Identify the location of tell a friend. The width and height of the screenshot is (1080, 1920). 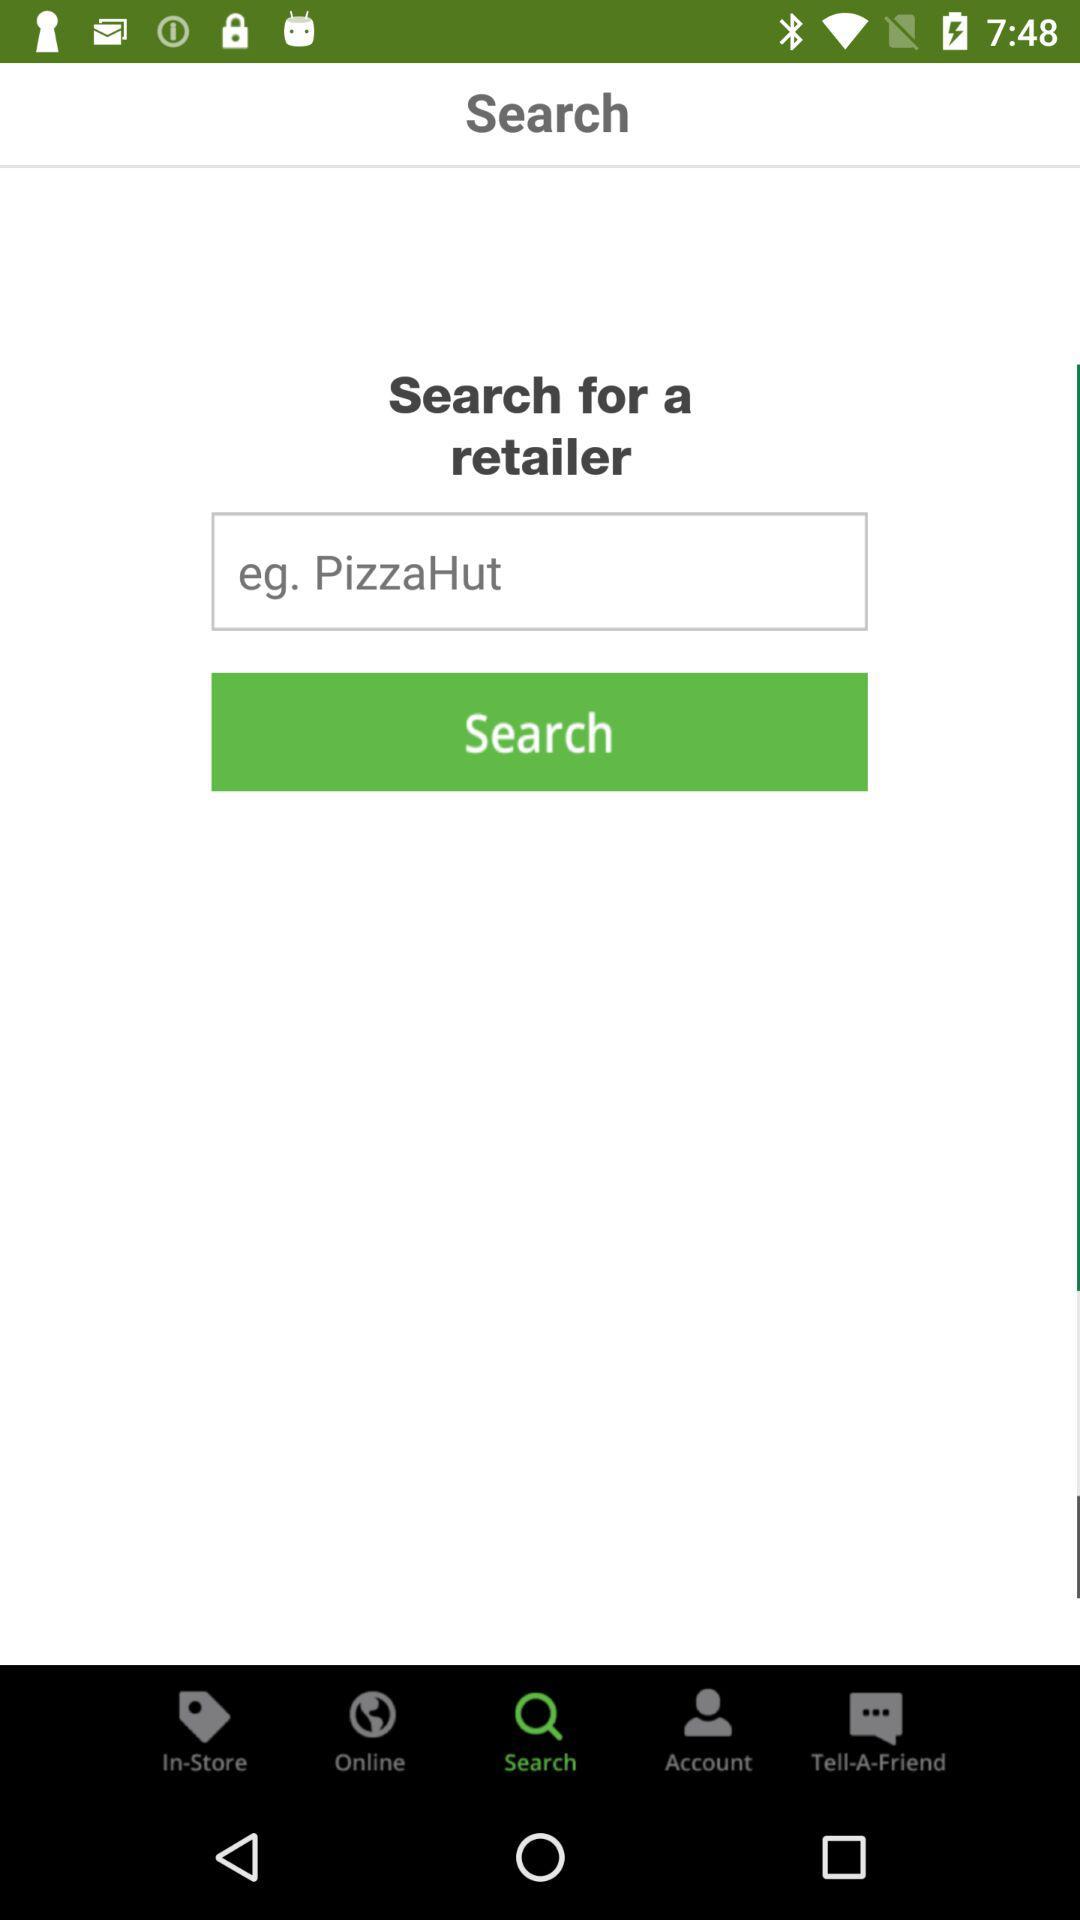
(874, 1728).